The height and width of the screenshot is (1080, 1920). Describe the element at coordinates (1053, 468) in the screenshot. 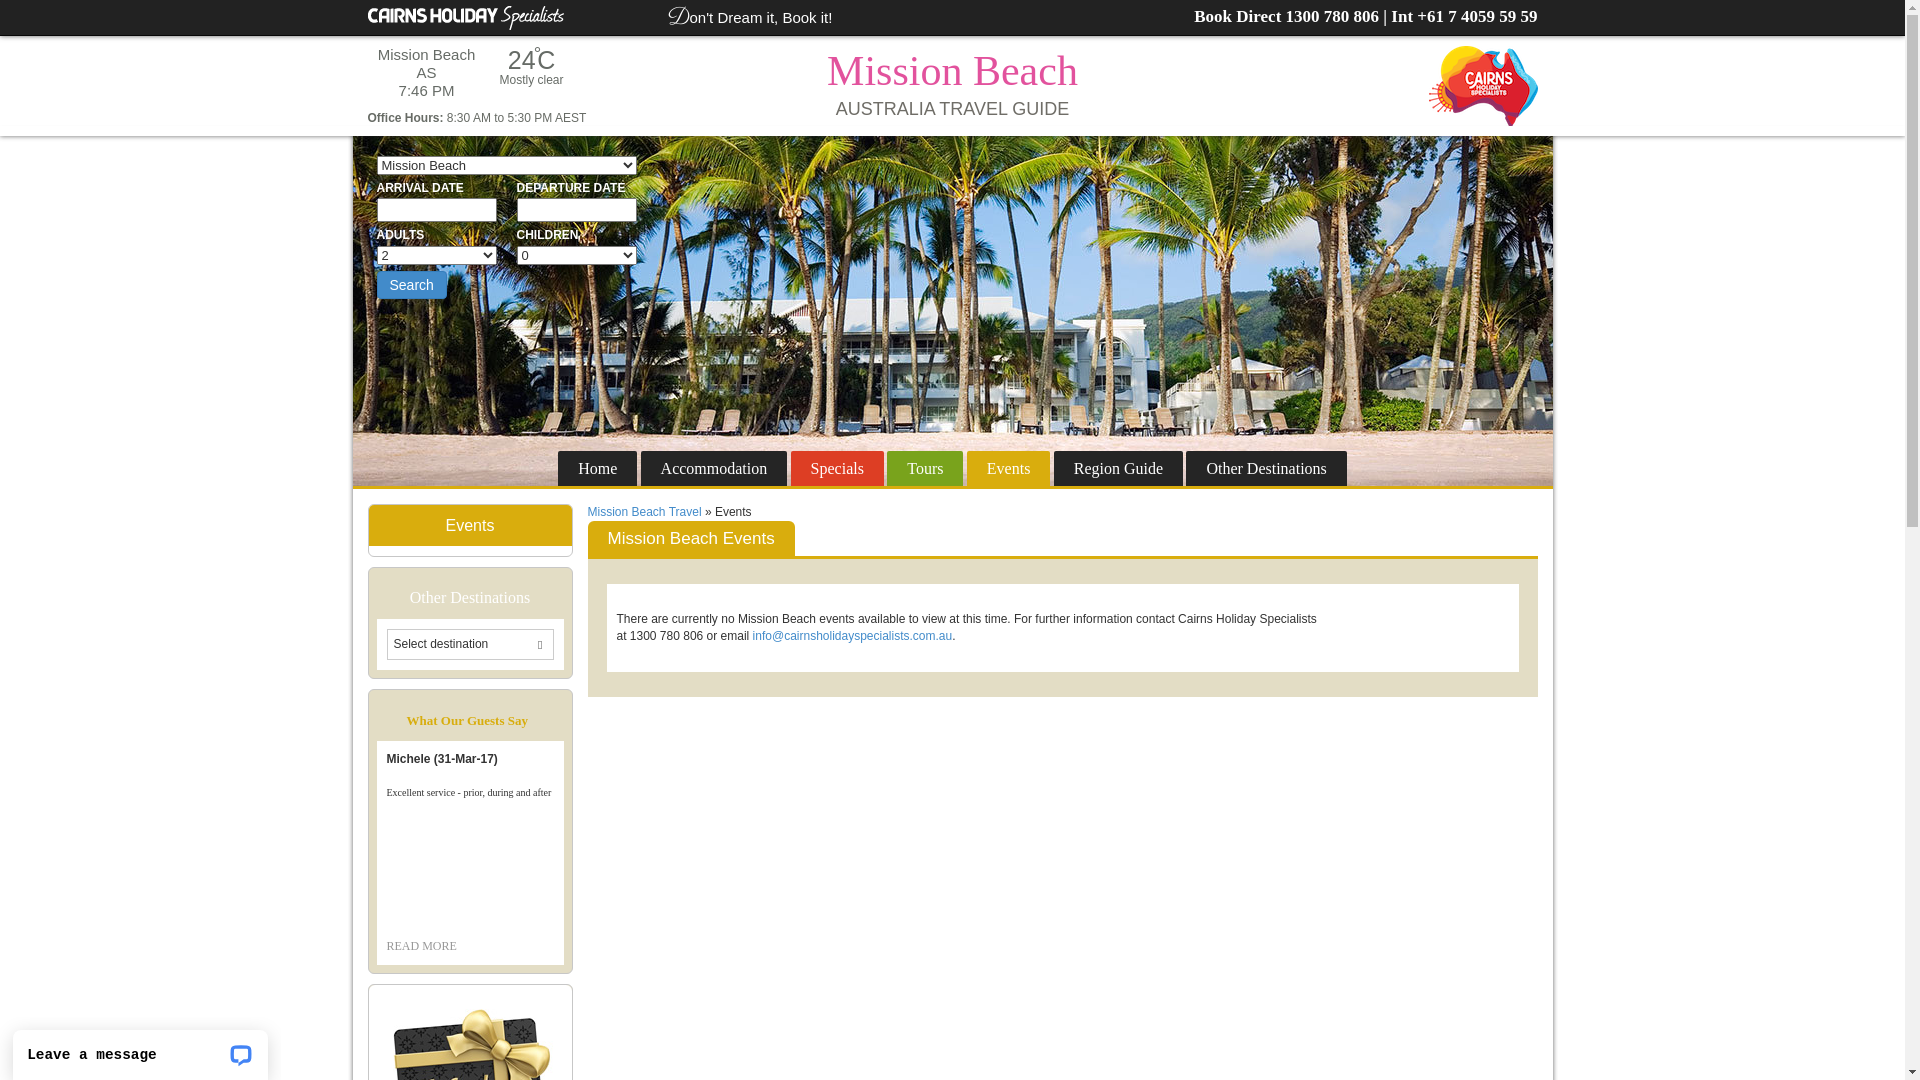

I see `'Region Guide'` at that location.